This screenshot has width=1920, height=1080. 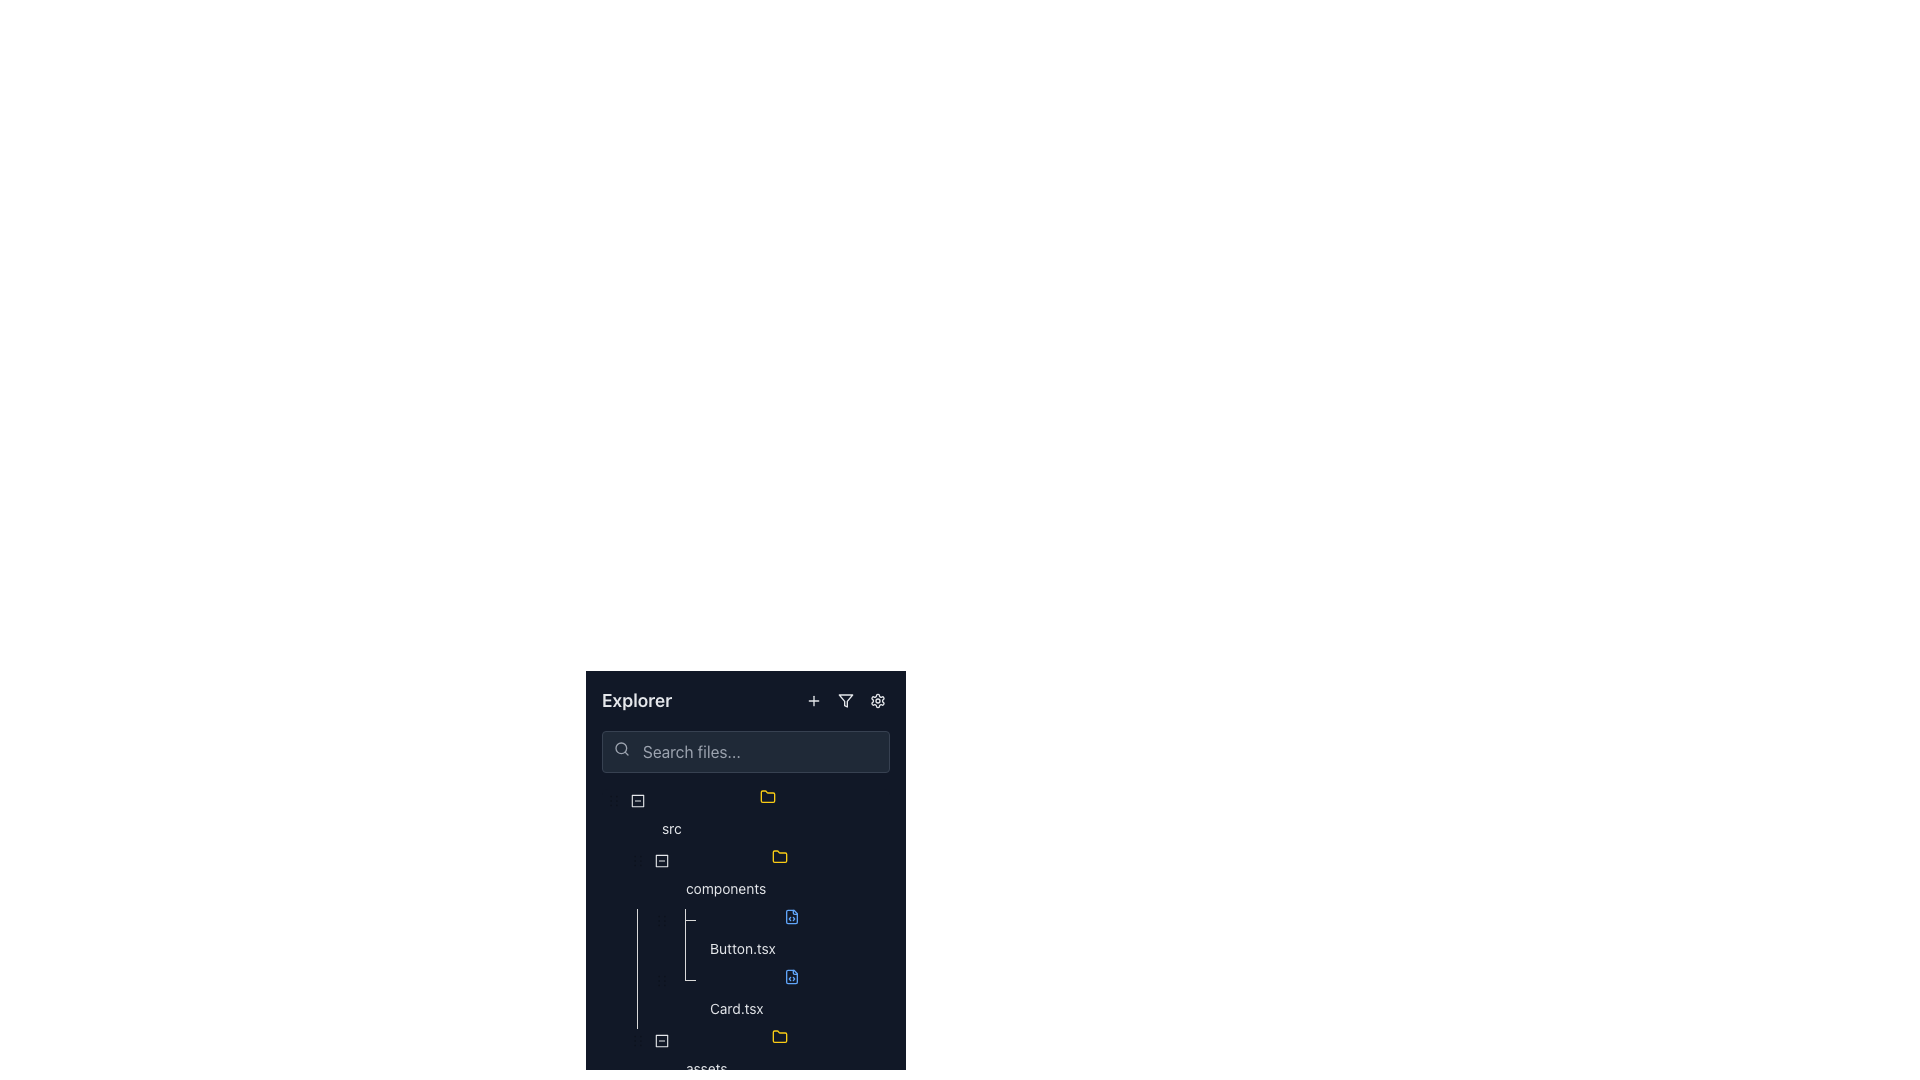 I want to click on the cogwheel icon button, which is the third and last element in a horizontal row of three buttons, so click(x=878, y=700).